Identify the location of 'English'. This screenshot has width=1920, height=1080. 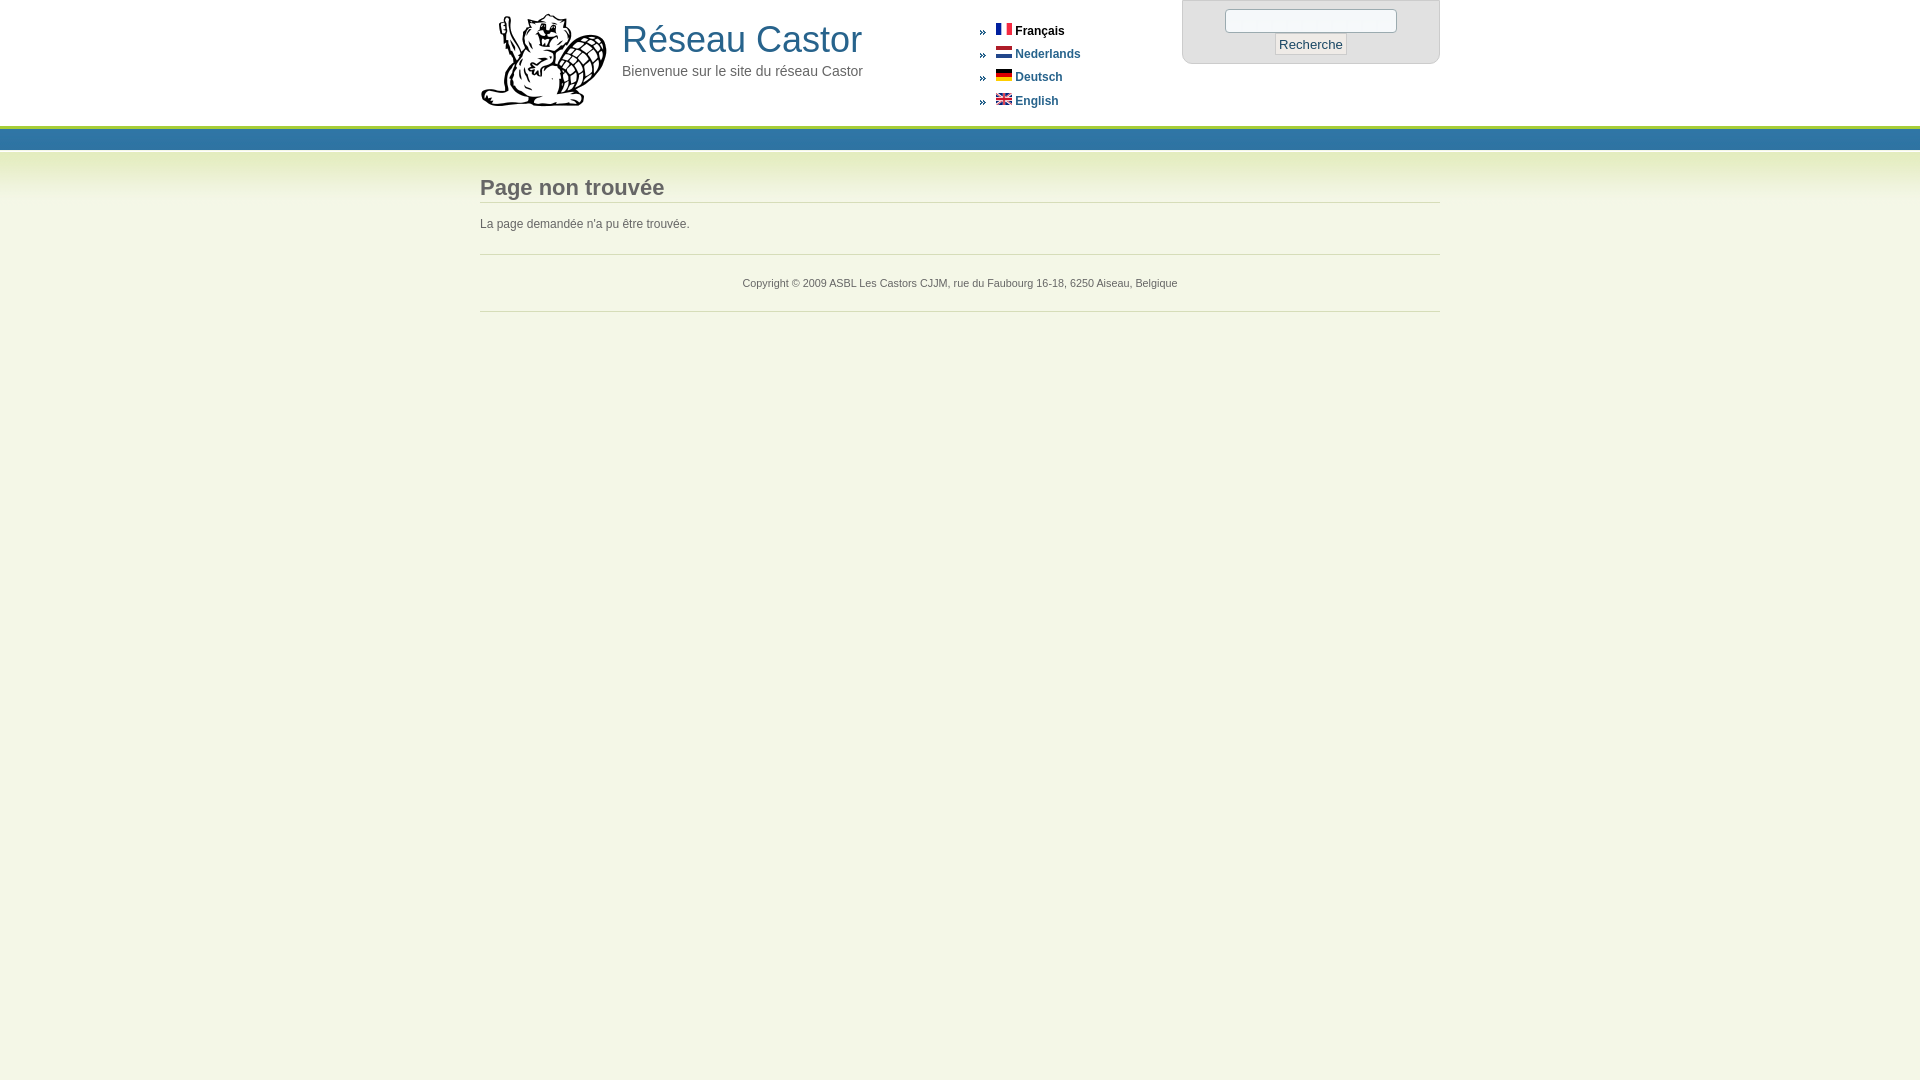
(1027, 100).